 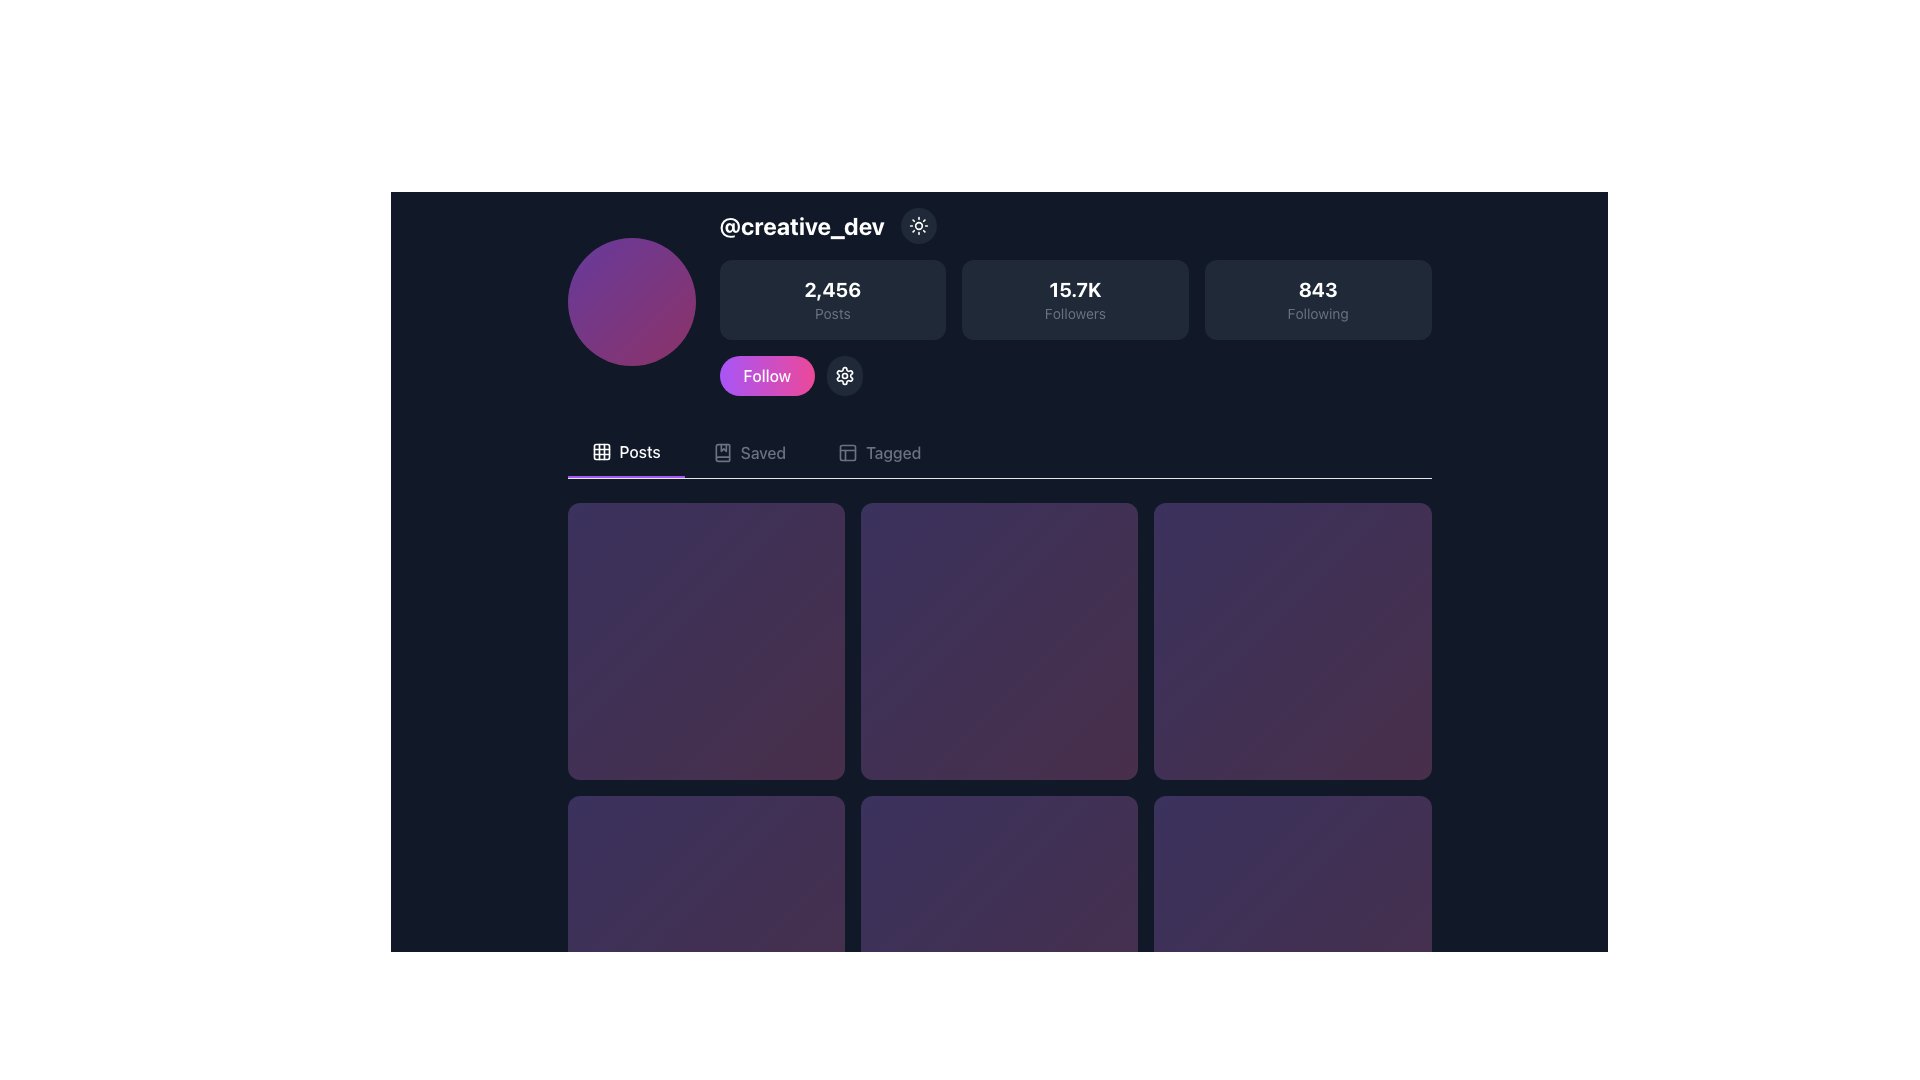 What do you see at coordinates (845, 375) in the screenshot?
I see `the circular settings button with a gear icon located to the right of the 'Follow' button in the header area` at bounding box center [845, 375].